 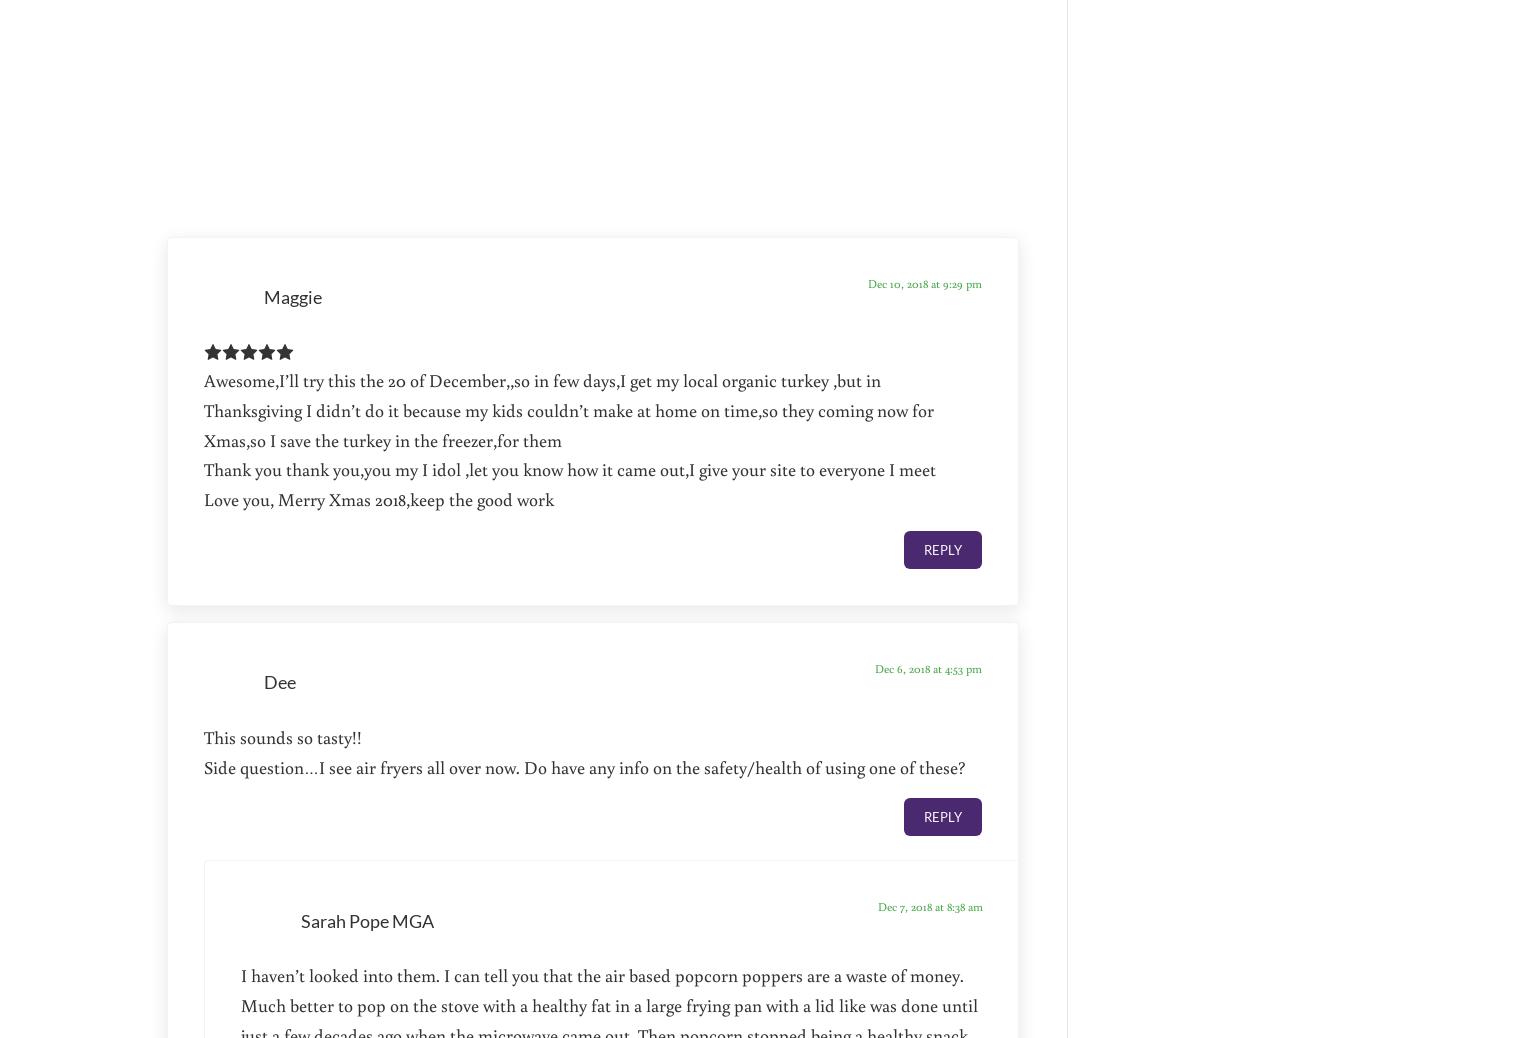 What do you see at coordinates (279, 680) in the screenshot?
I see `'Dee'` at bounding box center [279, 680].